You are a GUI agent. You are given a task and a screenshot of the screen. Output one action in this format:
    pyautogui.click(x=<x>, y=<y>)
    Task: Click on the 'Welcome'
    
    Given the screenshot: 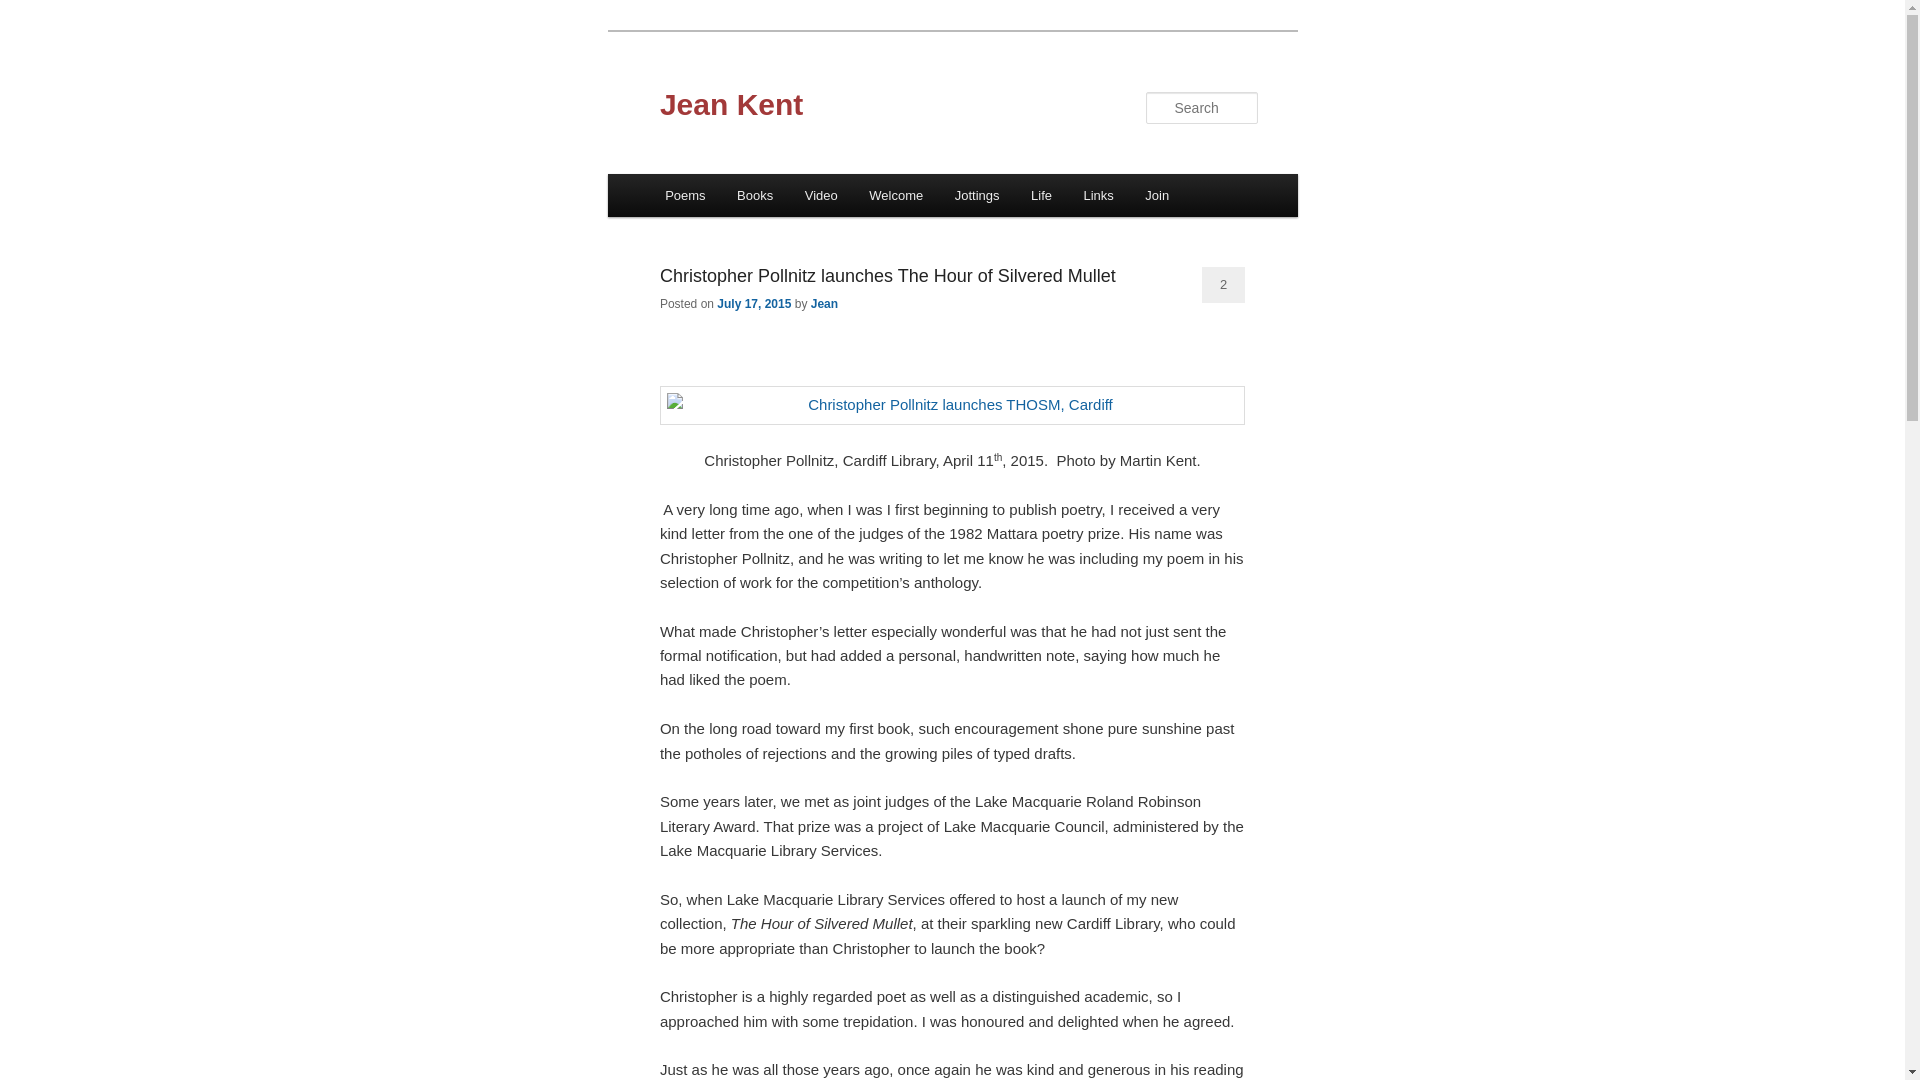 What is the action you would take?
    pyautogui.click(x=895, y=195)
    